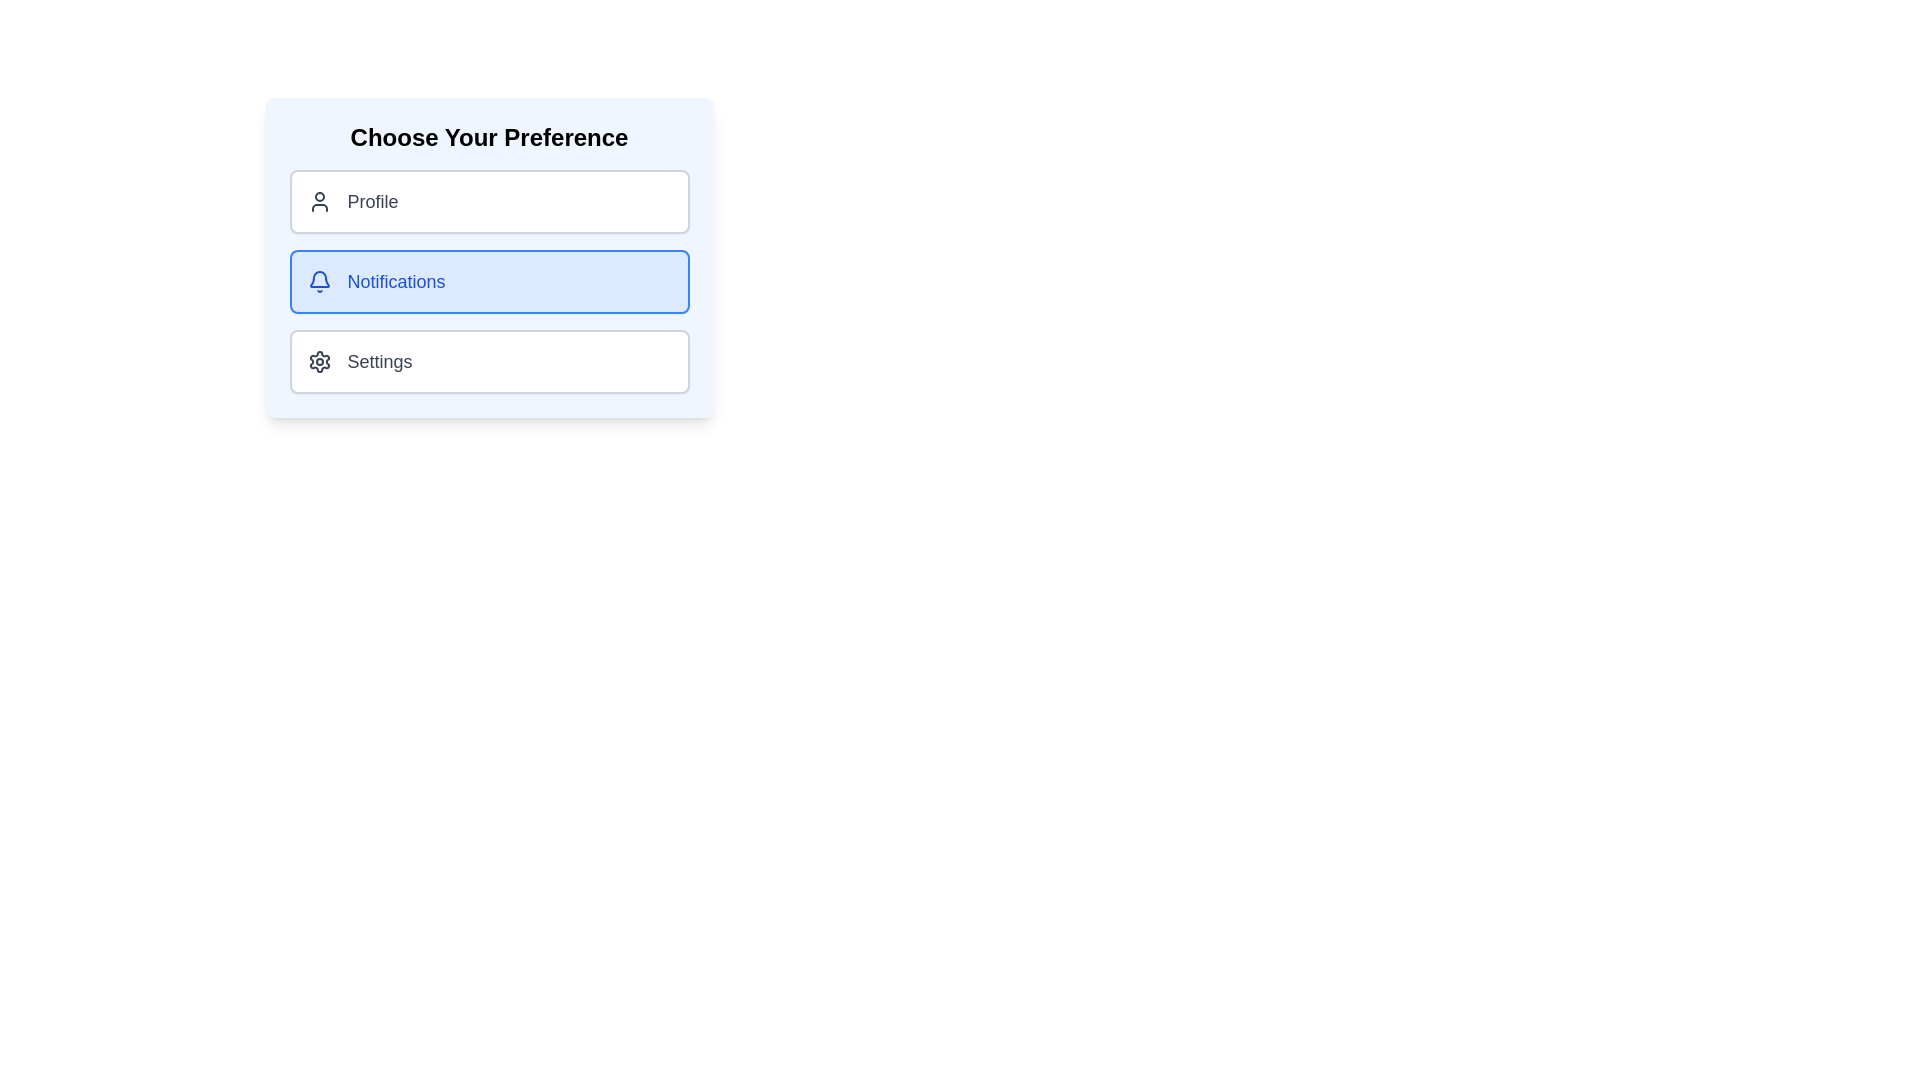  I want to click on the 'Notifications' button with a bell icon, so click(489, 281).